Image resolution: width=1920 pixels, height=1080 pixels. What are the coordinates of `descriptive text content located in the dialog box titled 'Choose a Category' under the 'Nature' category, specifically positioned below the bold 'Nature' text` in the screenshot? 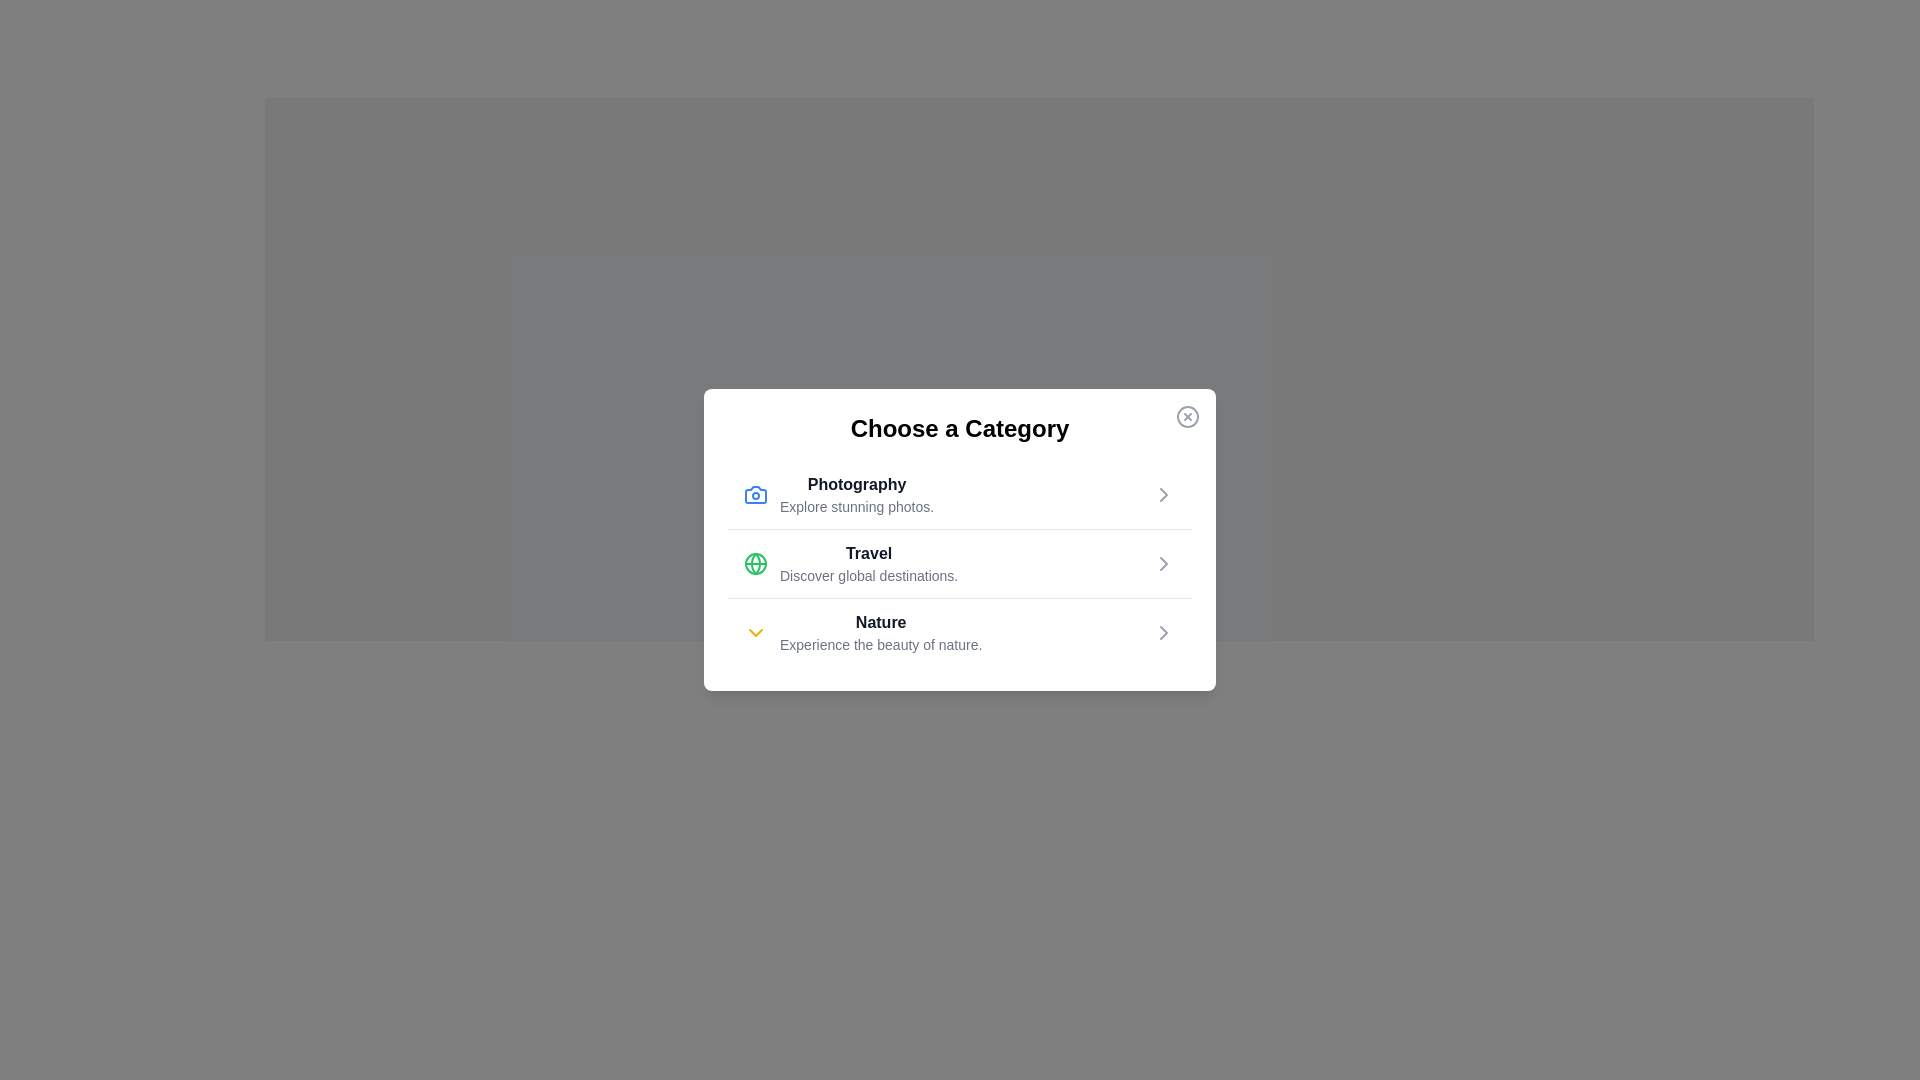 It's located at (880, 644).